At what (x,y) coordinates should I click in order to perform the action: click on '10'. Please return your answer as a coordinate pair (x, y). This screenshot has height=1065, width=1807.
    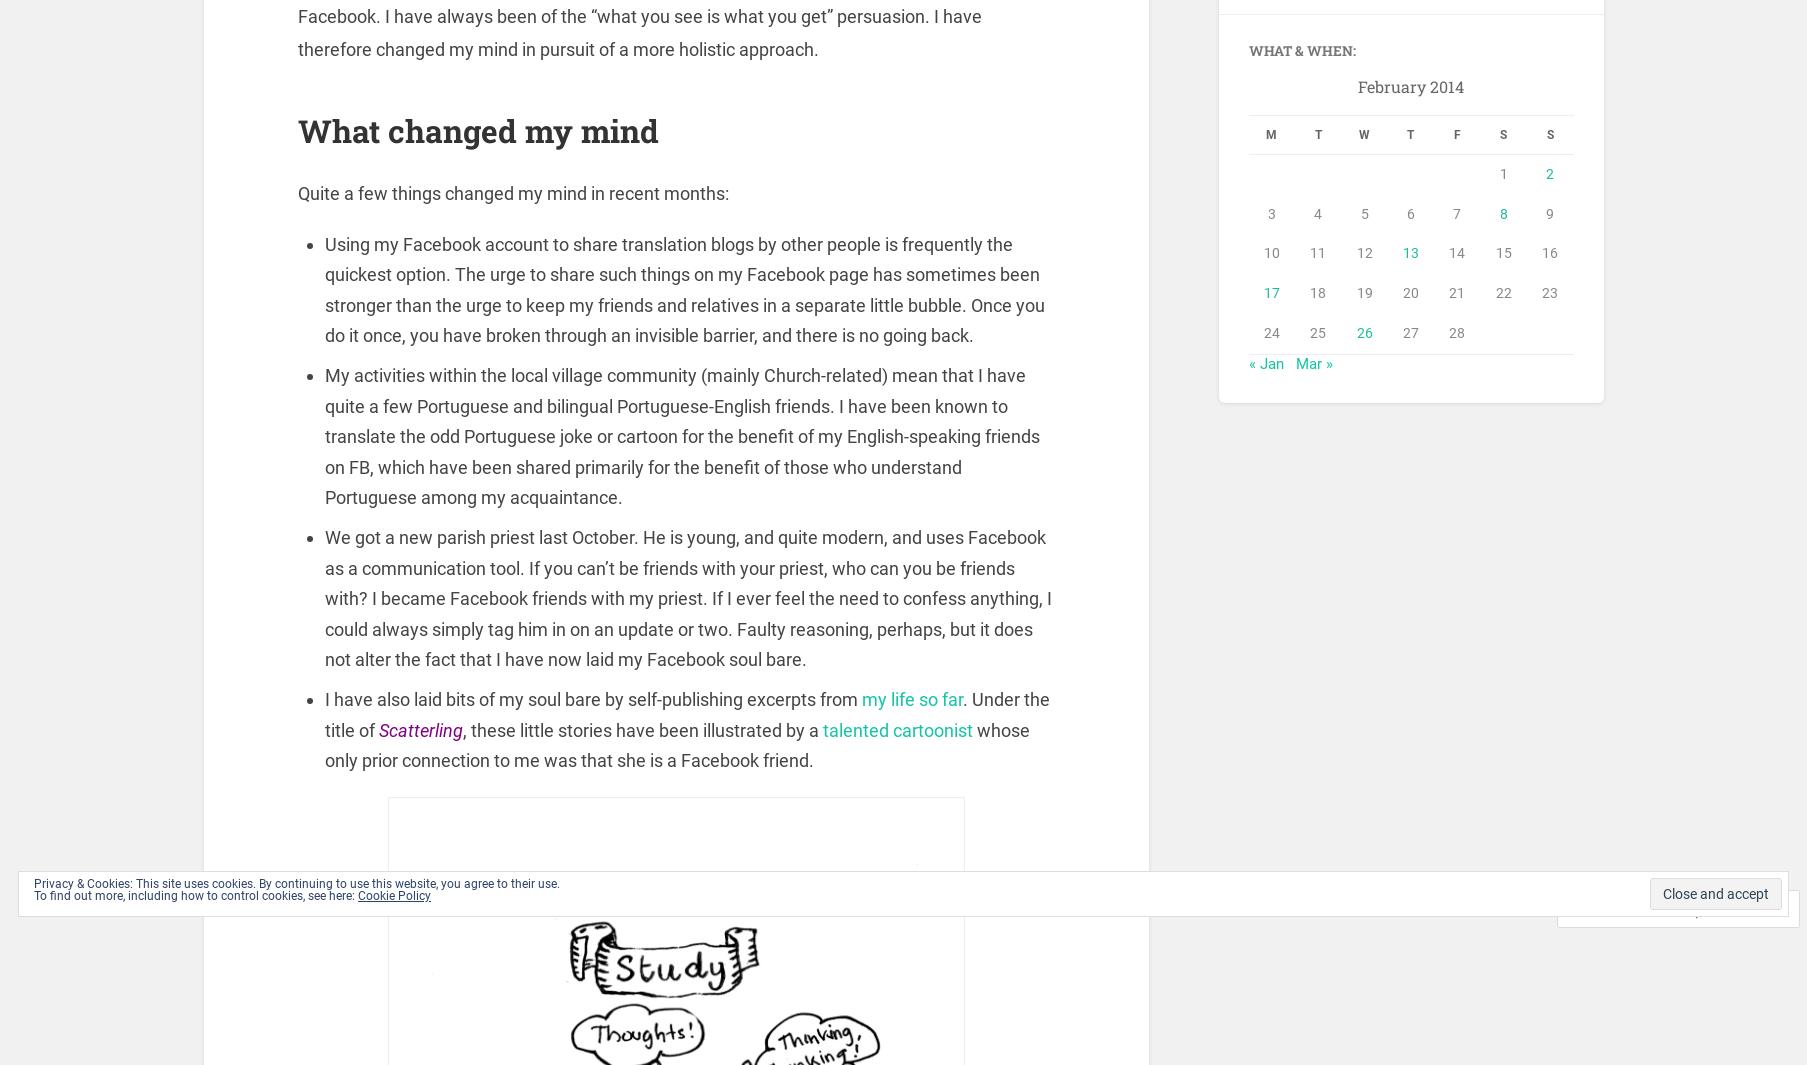
    Looking at the image, I should click on (1271, 255).